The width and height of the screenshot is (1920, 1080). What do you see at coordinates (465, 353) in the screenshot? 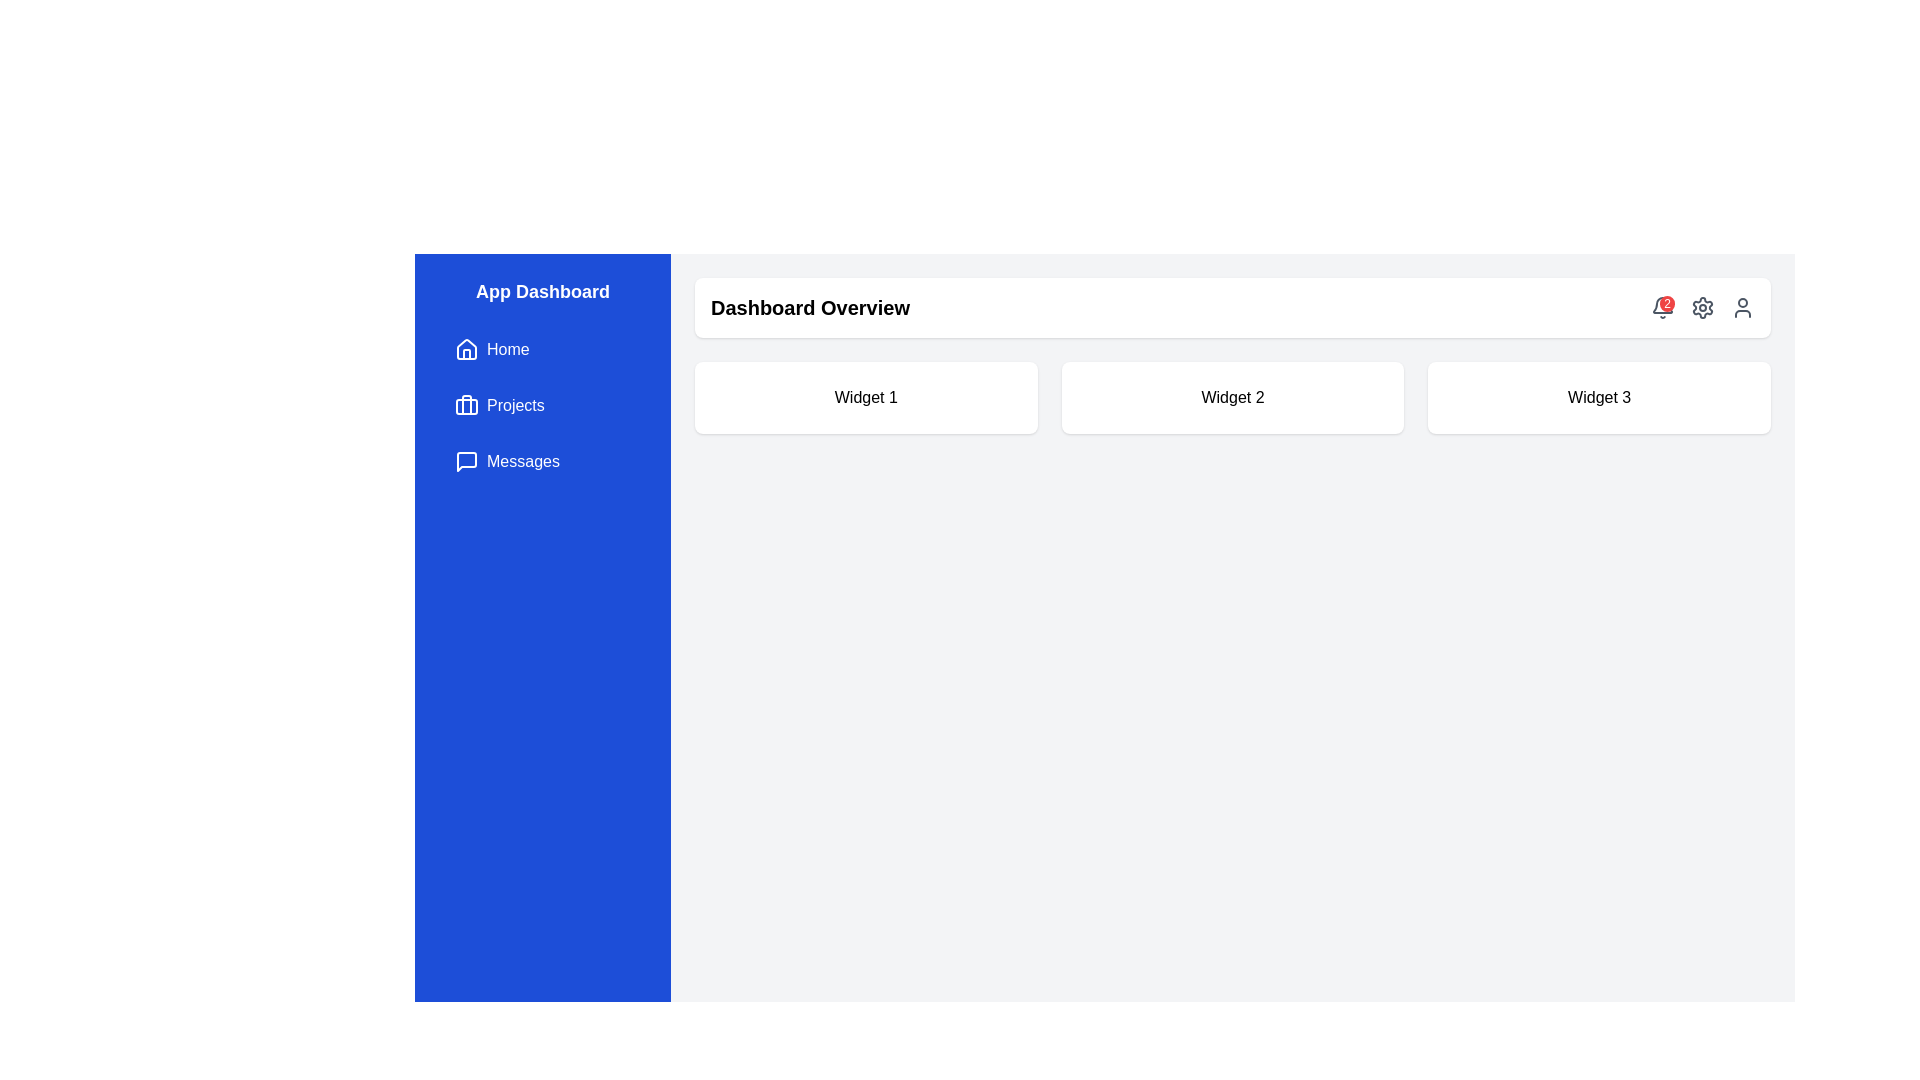
I see `the vertical rectangle with rounded edges representing the building in the outlined house icon located in the middle part of the house icon within the left navigation sidebar` at bounding box center [465, 353].